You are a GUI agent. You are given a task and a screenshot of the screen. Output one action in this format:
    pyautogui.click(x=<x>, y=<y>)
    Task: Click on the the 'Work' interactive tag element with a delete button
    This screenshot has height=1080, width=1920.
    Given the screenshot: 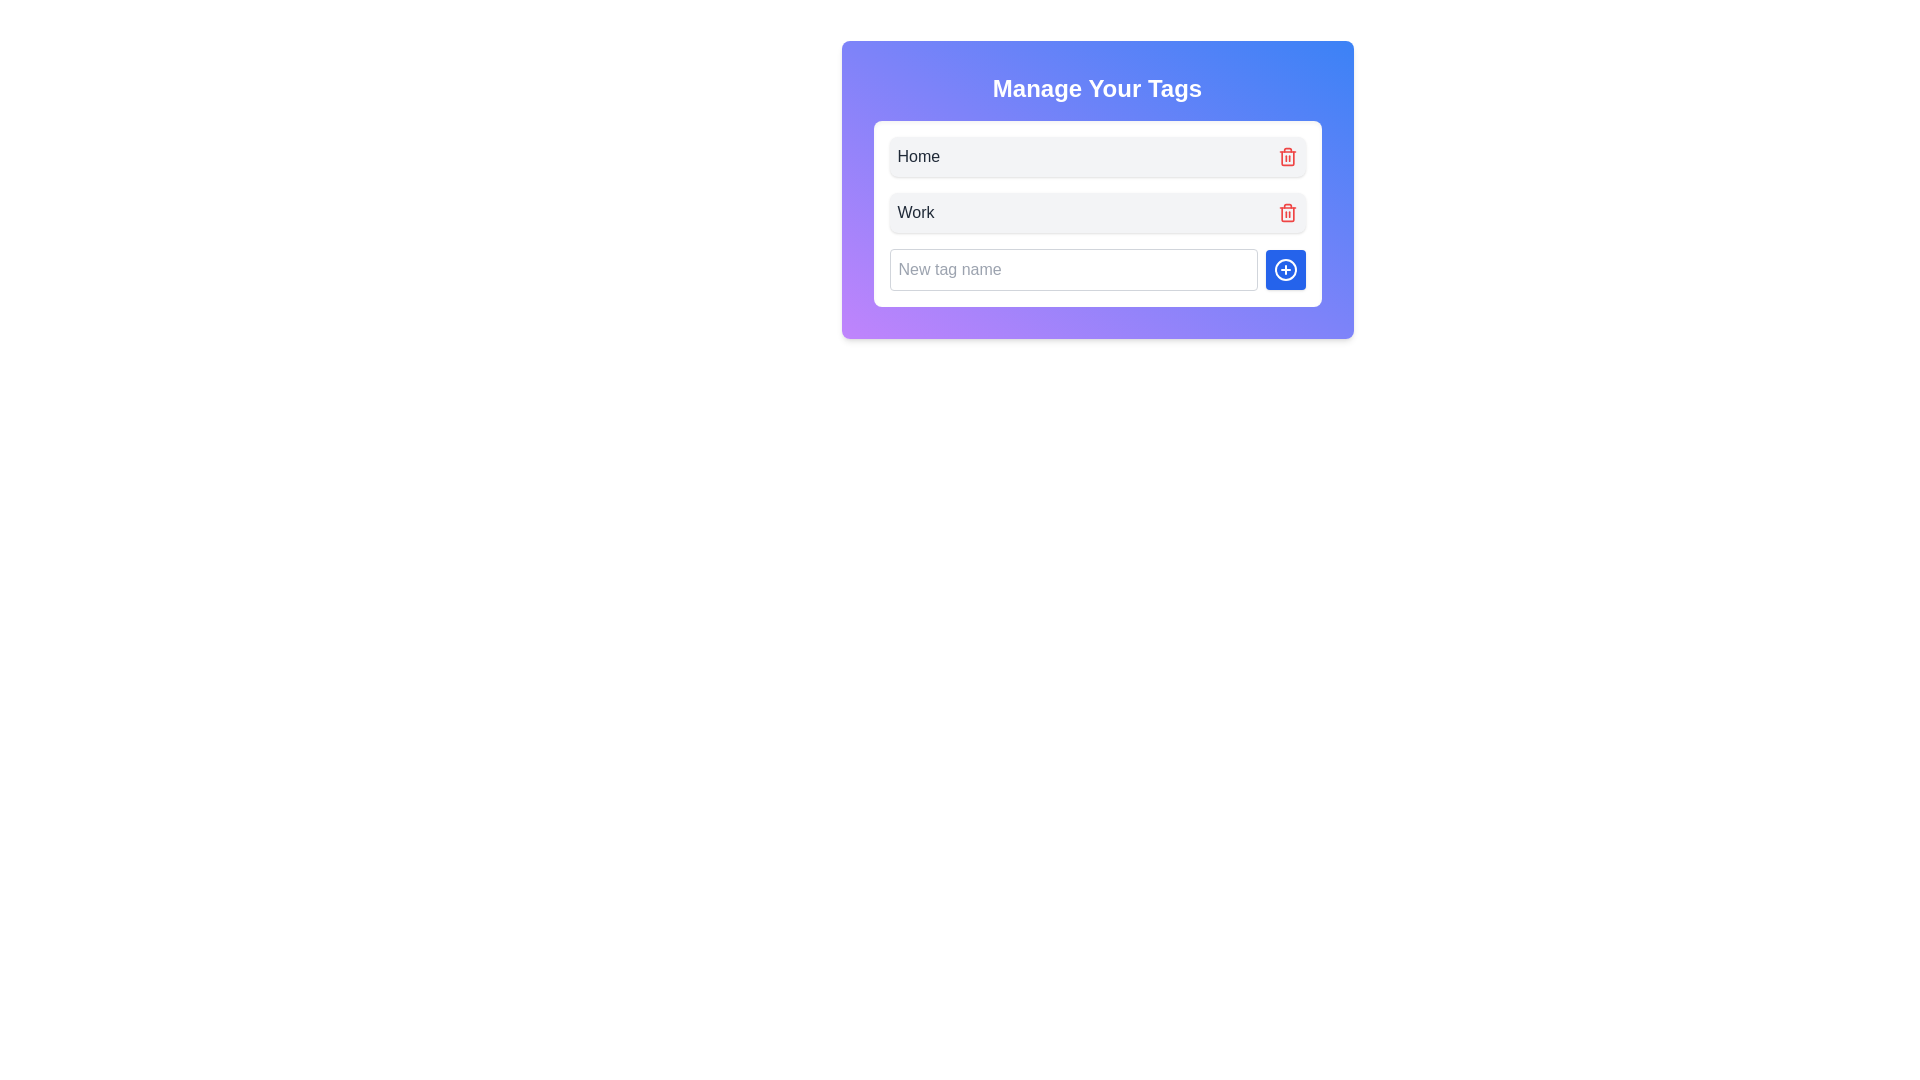 What is the action you would take?
    pyautogui.click(x=1096, y=212)
    